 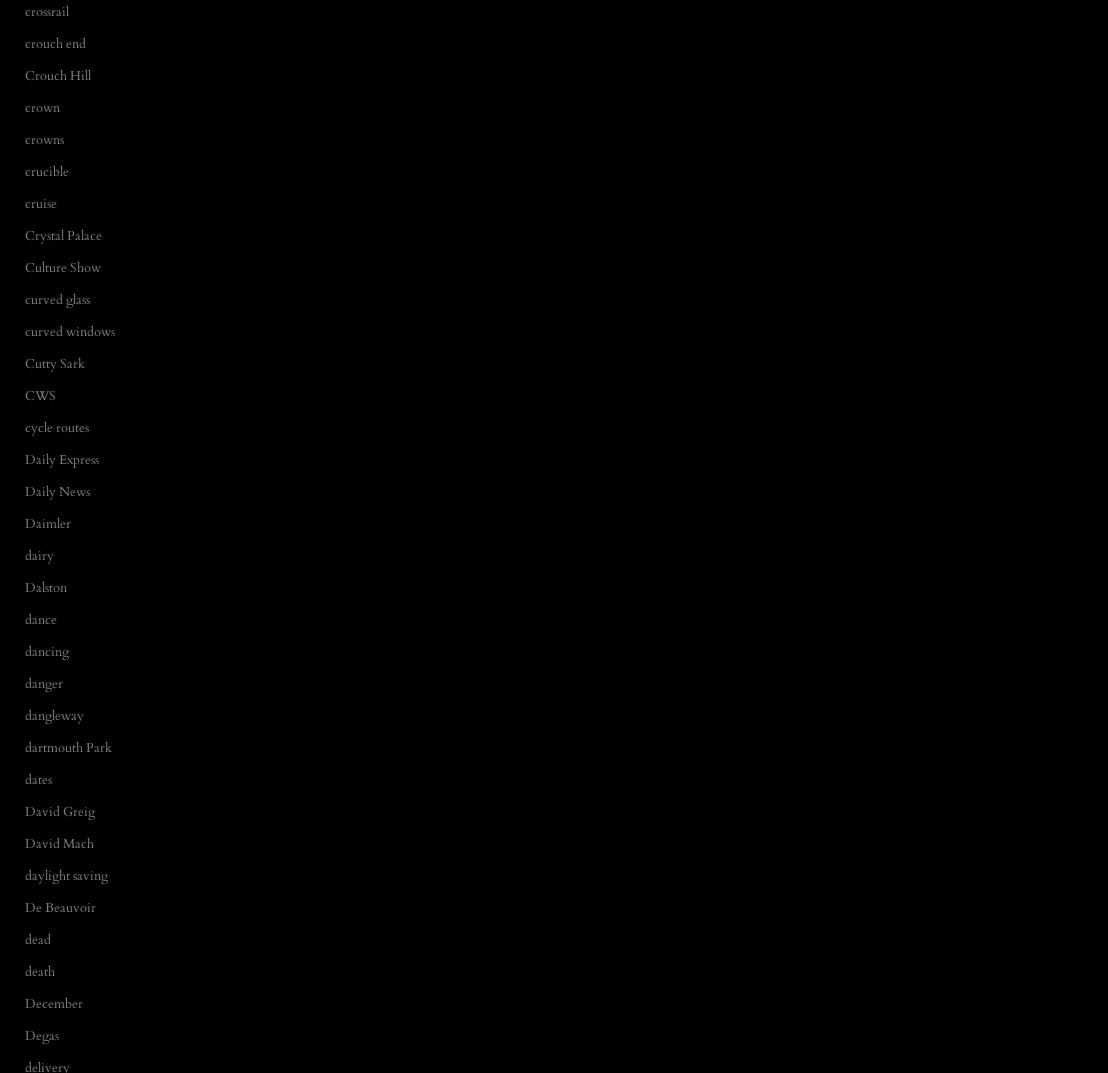 What do you see at coordinates (40, 203) in the screenshot?
I see `'cruise'` at bounding box center [40, 203].